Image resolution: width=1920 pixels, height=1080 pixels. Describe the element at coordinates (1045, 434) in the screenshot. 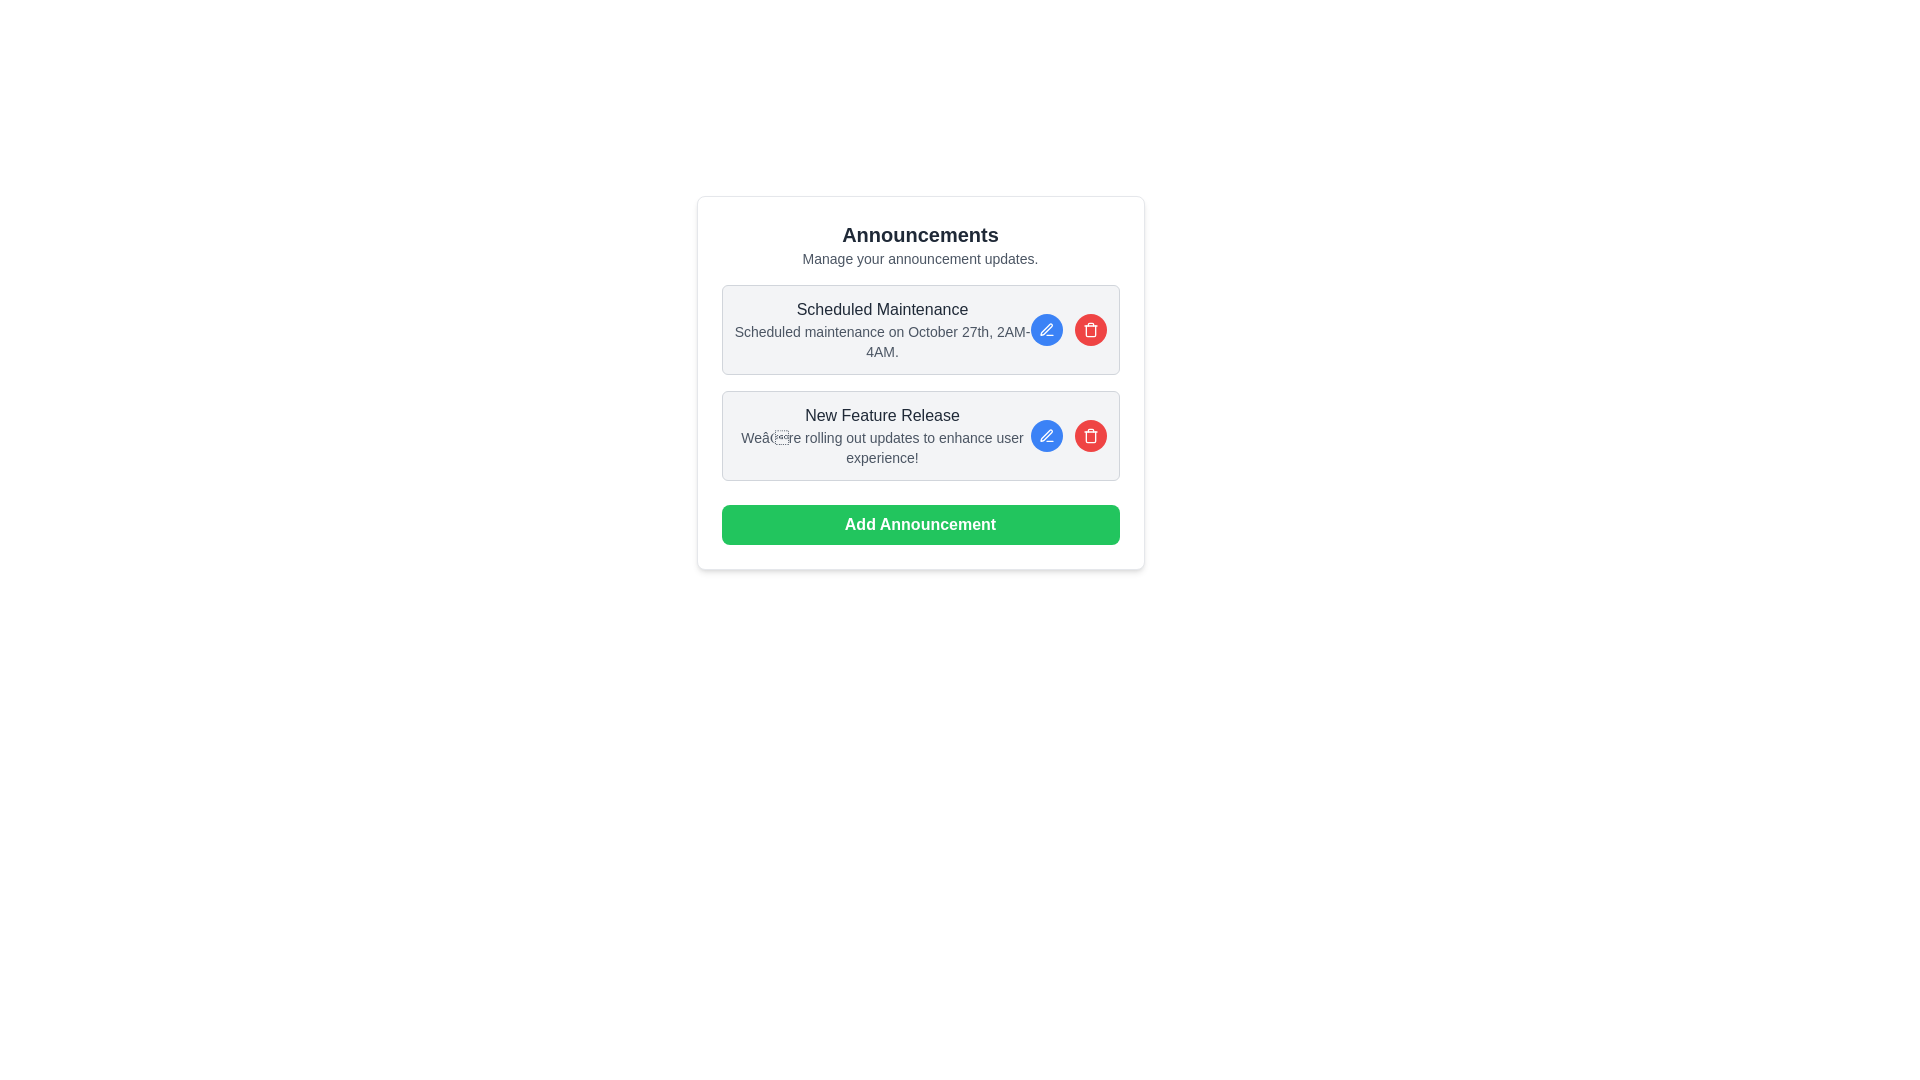

I see `the edit button located to the right of the 'New Feature Release' text in the second row of the announcement list` at that location.